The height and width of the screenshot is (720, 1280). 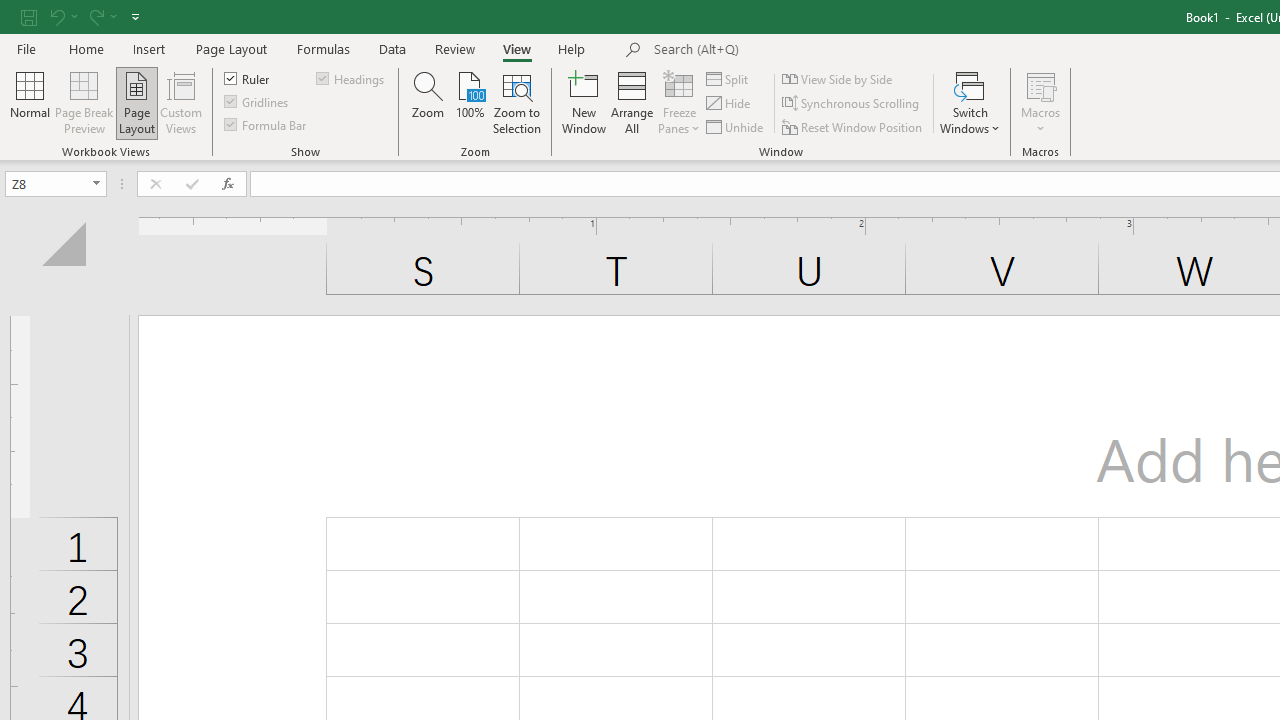 I want to click on 'Reset Window Position', so click(x=854, y=127).